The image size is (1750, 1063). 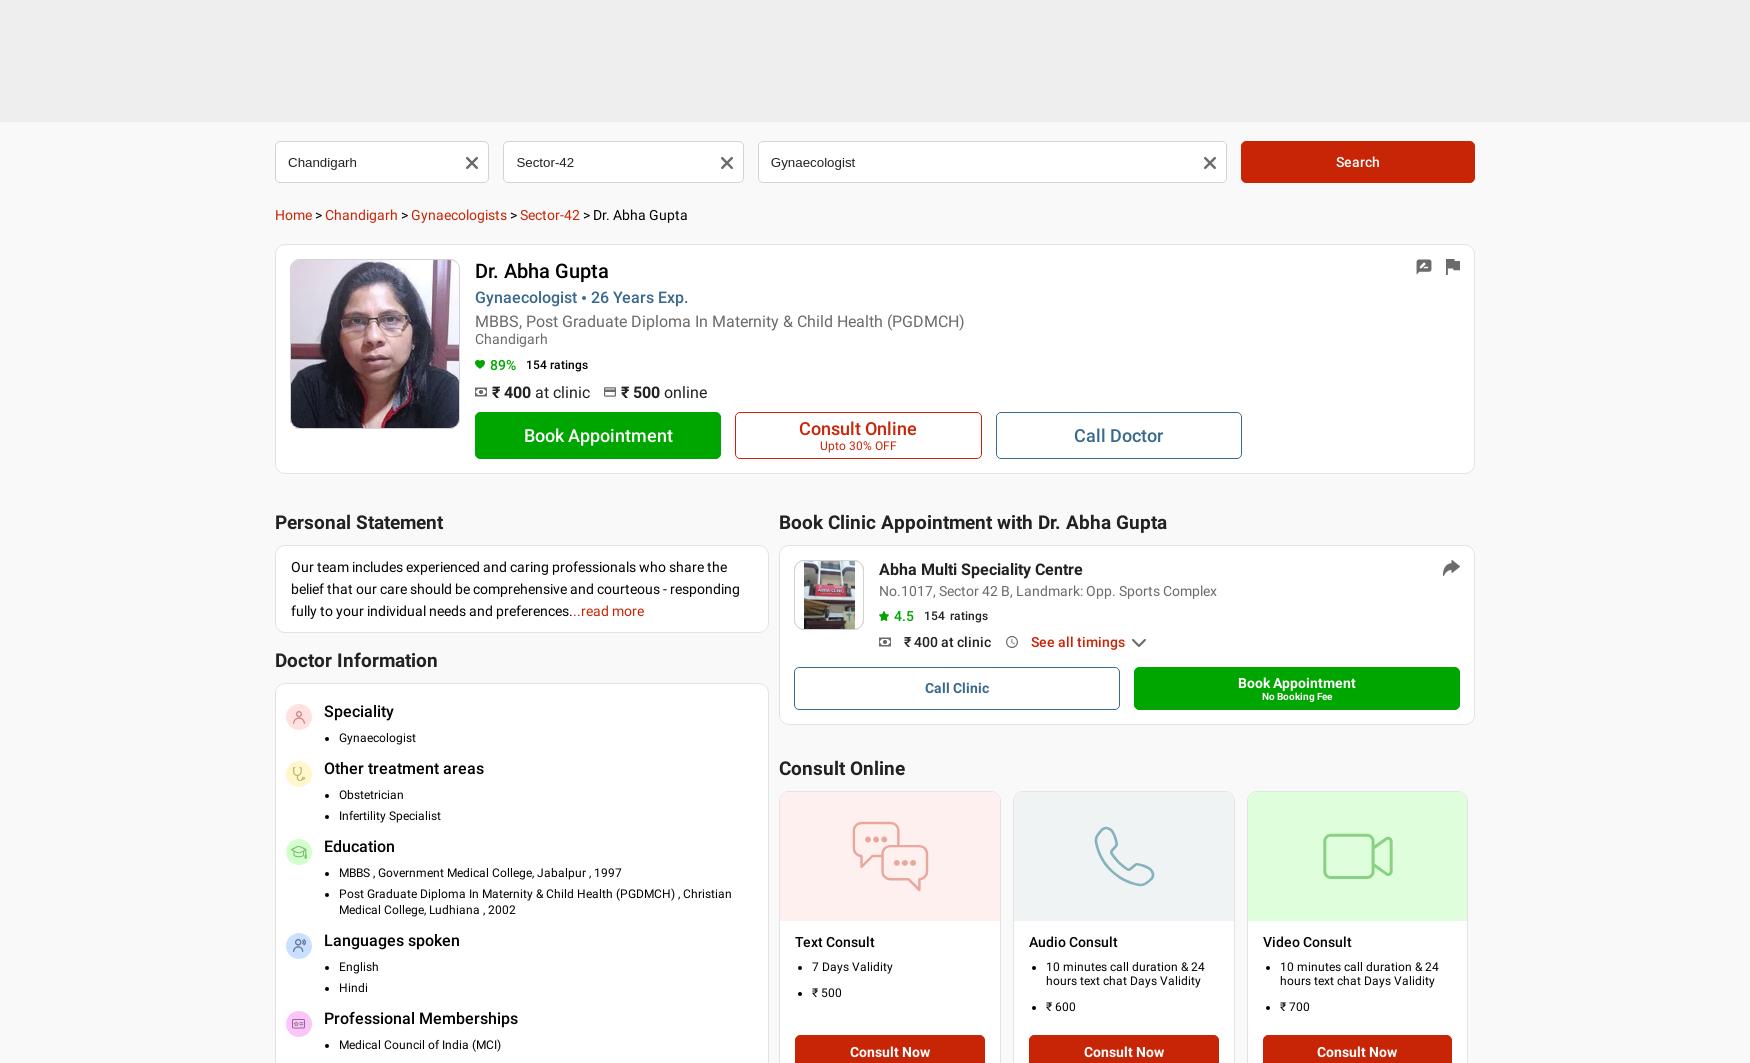 What do you see at coordinates (949, 828) in the screenshot?
I see `'female • 28 Year Old • Aug 28, 2019 • Delhi'` at bounding box center [949, 828].